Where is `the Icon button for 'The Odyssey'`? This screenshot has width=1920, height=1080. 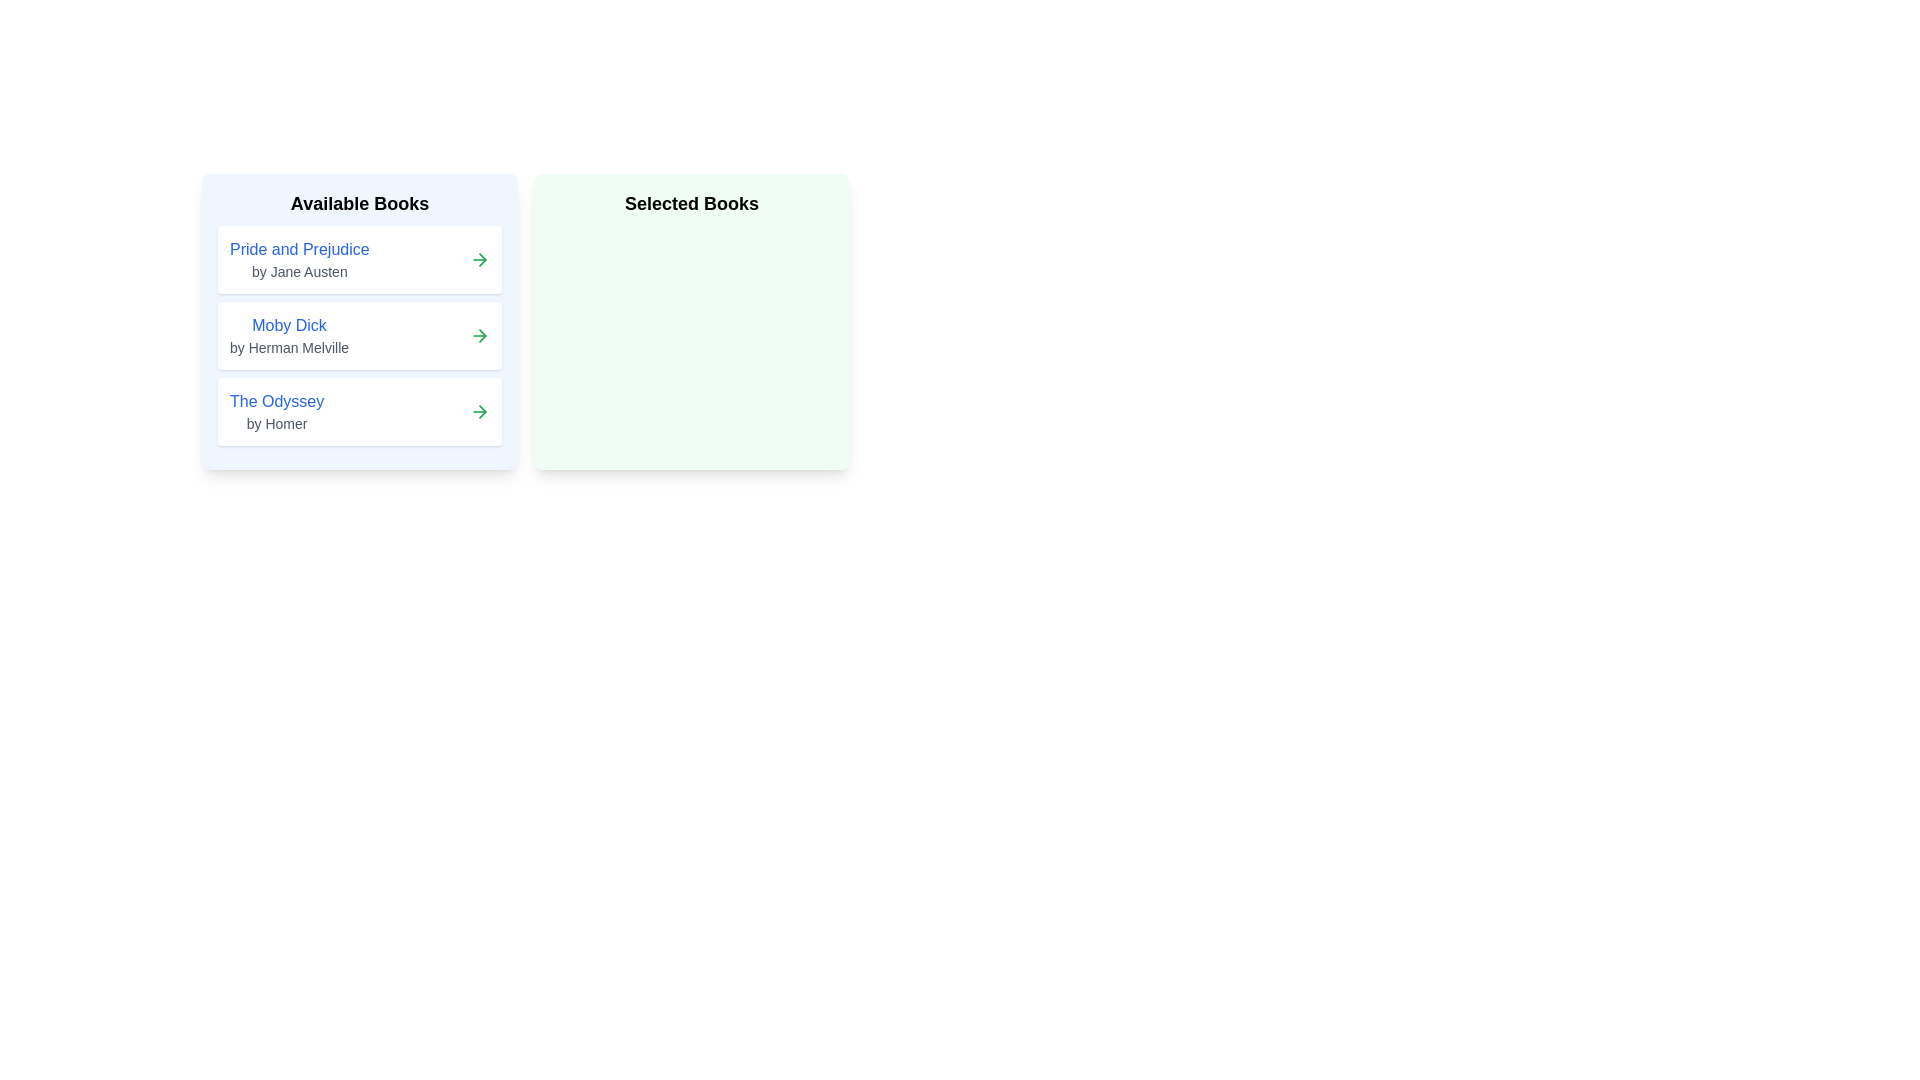 the Icon button for 'The Odyssey' is located at coordinates (480, 411).